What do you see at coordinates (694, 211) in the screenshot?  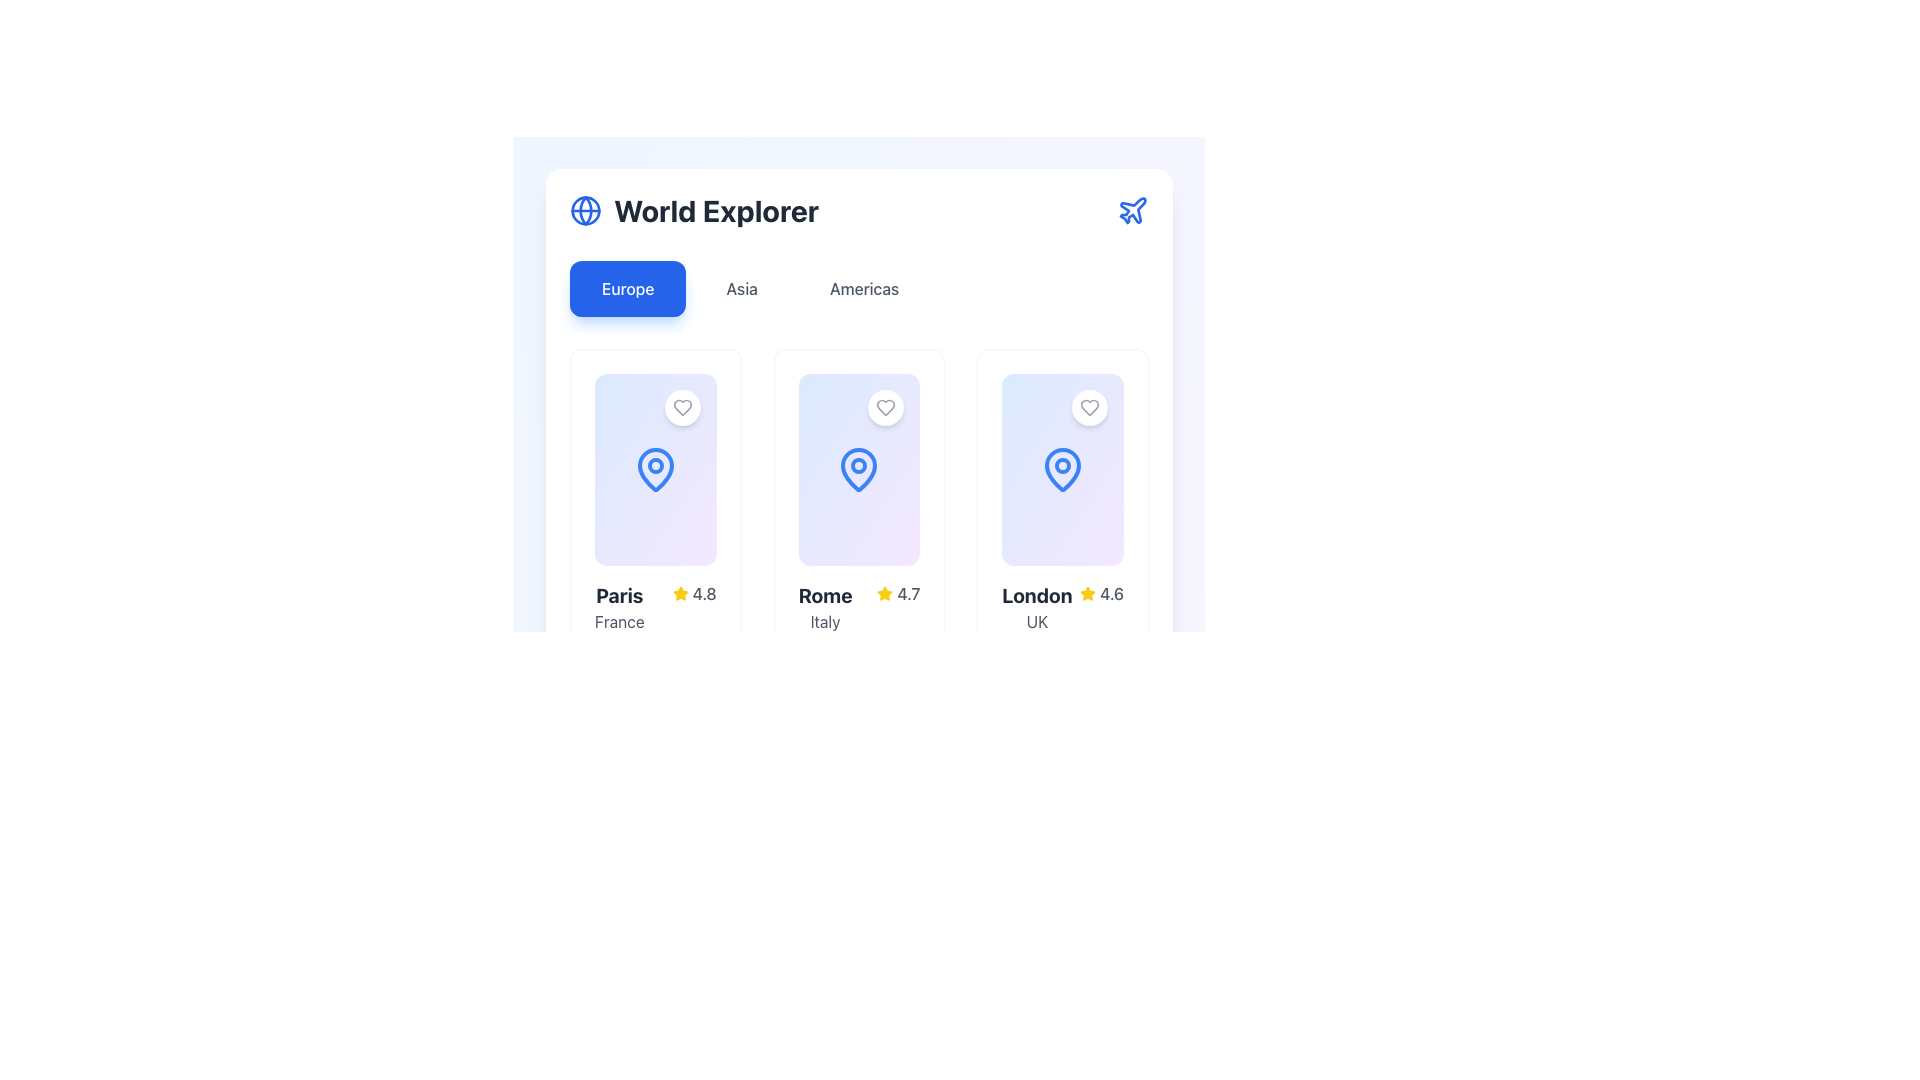 I see `the header element that indicates global exploration content, located below the navigation bar and aligned to the left with a globe icon` at bounding box center [694, 211].